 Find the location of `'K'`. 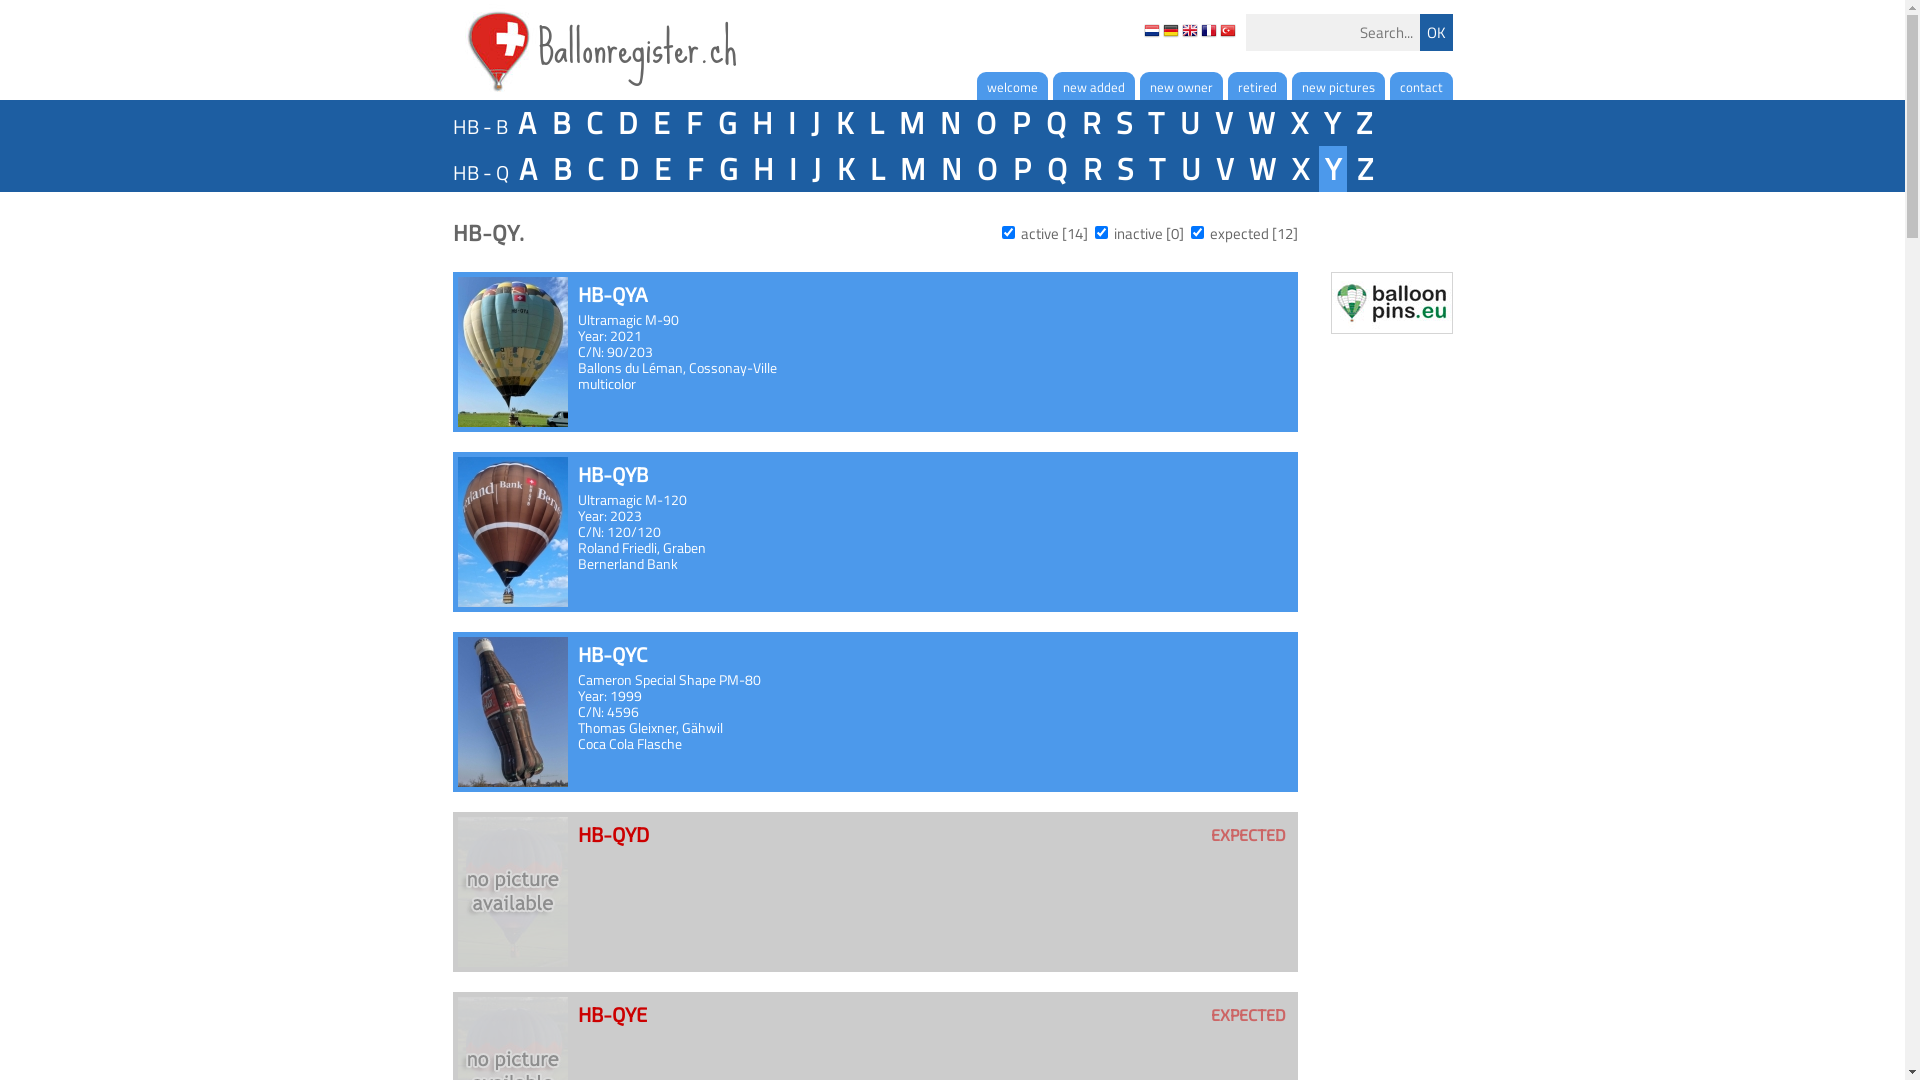

'K' is located at coordinates (844, 168).